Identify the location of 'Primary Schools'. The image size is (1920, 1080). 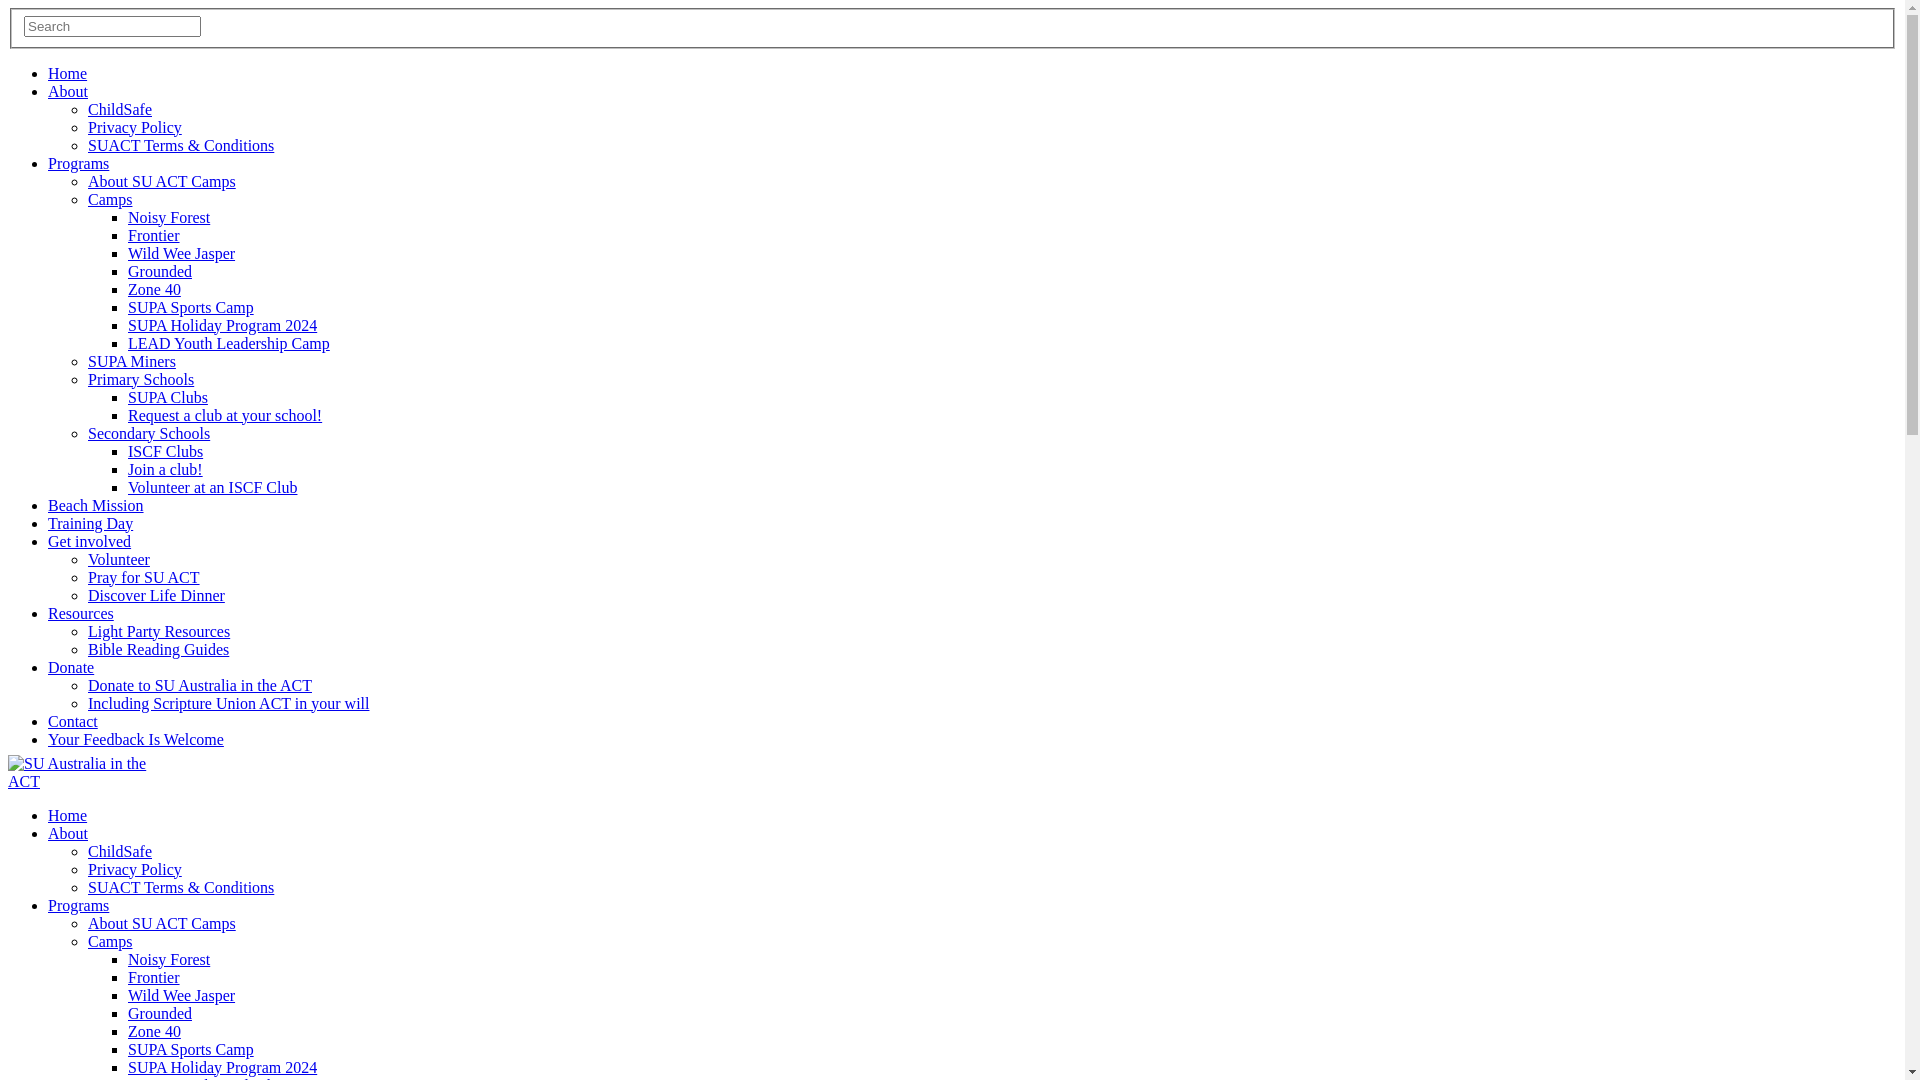
(139, 379).